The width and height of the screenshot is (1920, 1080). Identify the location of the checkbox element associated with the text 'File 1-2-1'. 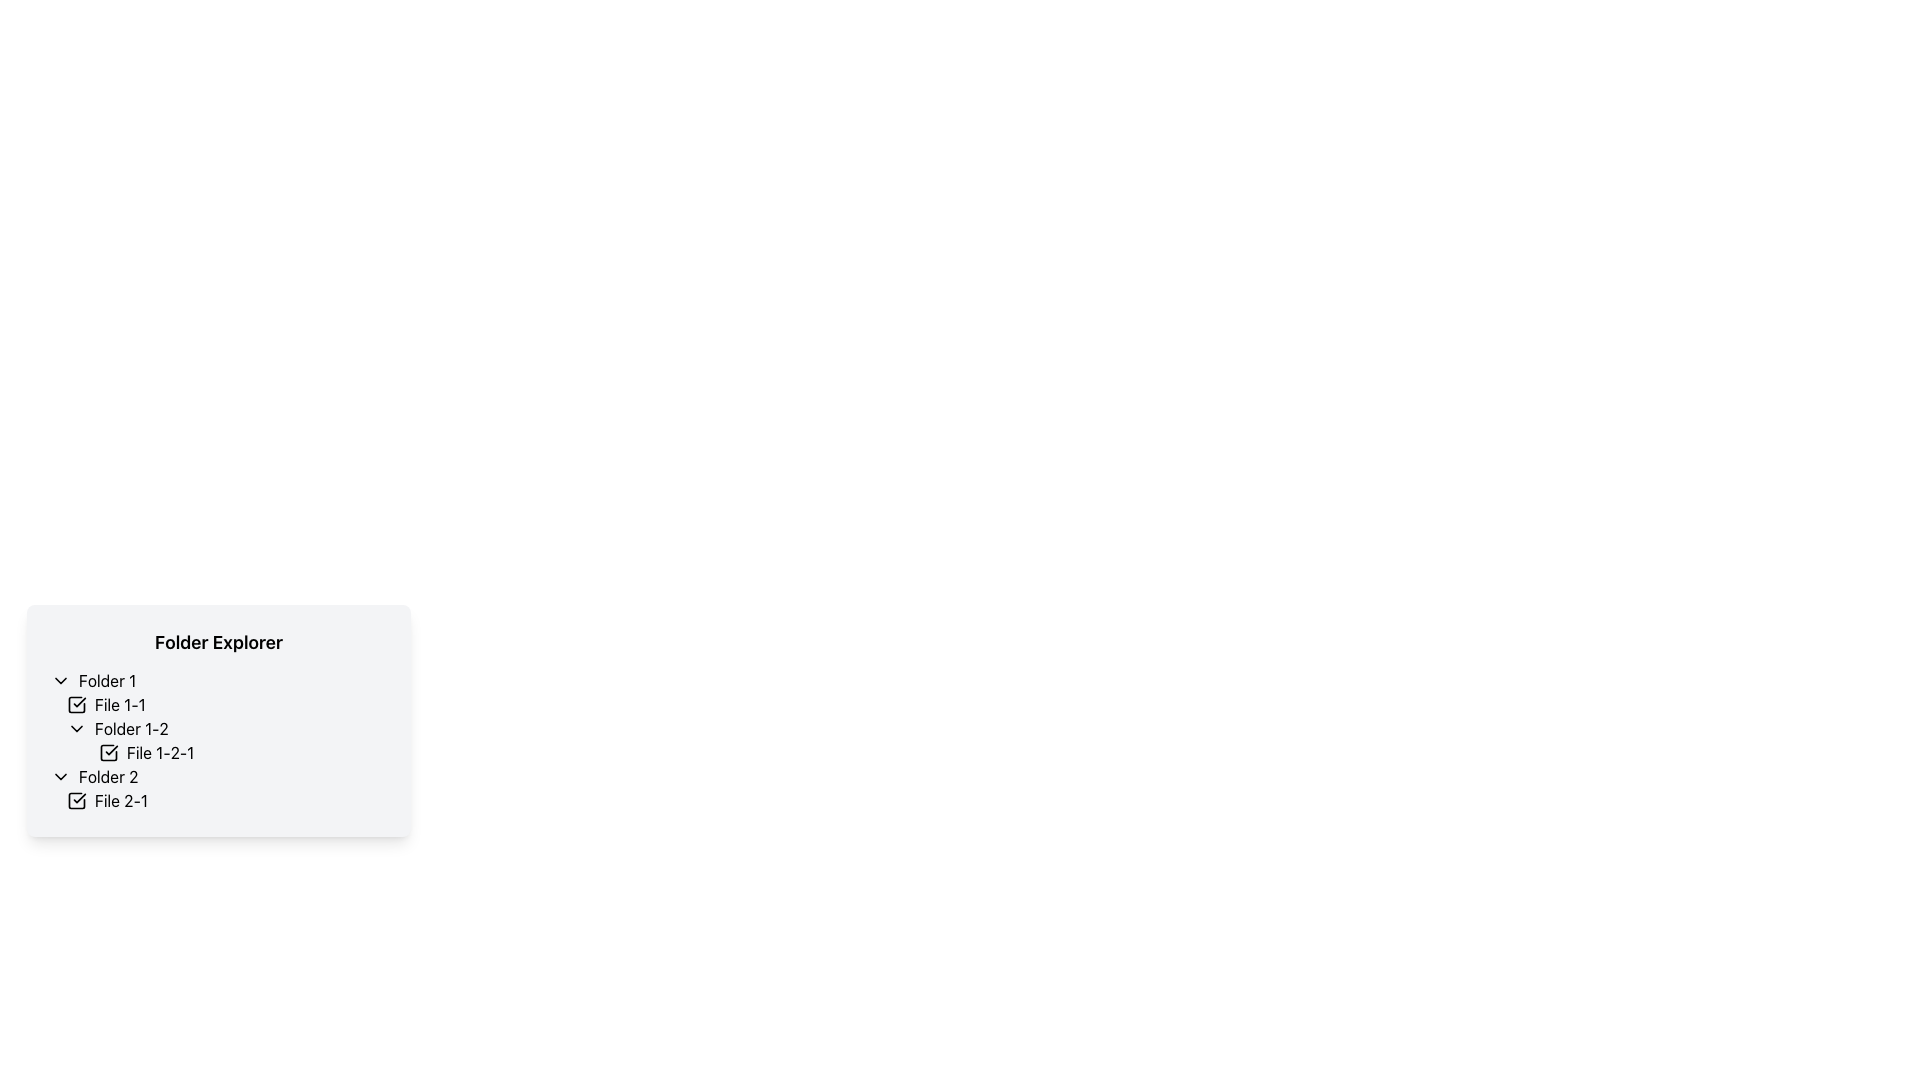
(108, 752).